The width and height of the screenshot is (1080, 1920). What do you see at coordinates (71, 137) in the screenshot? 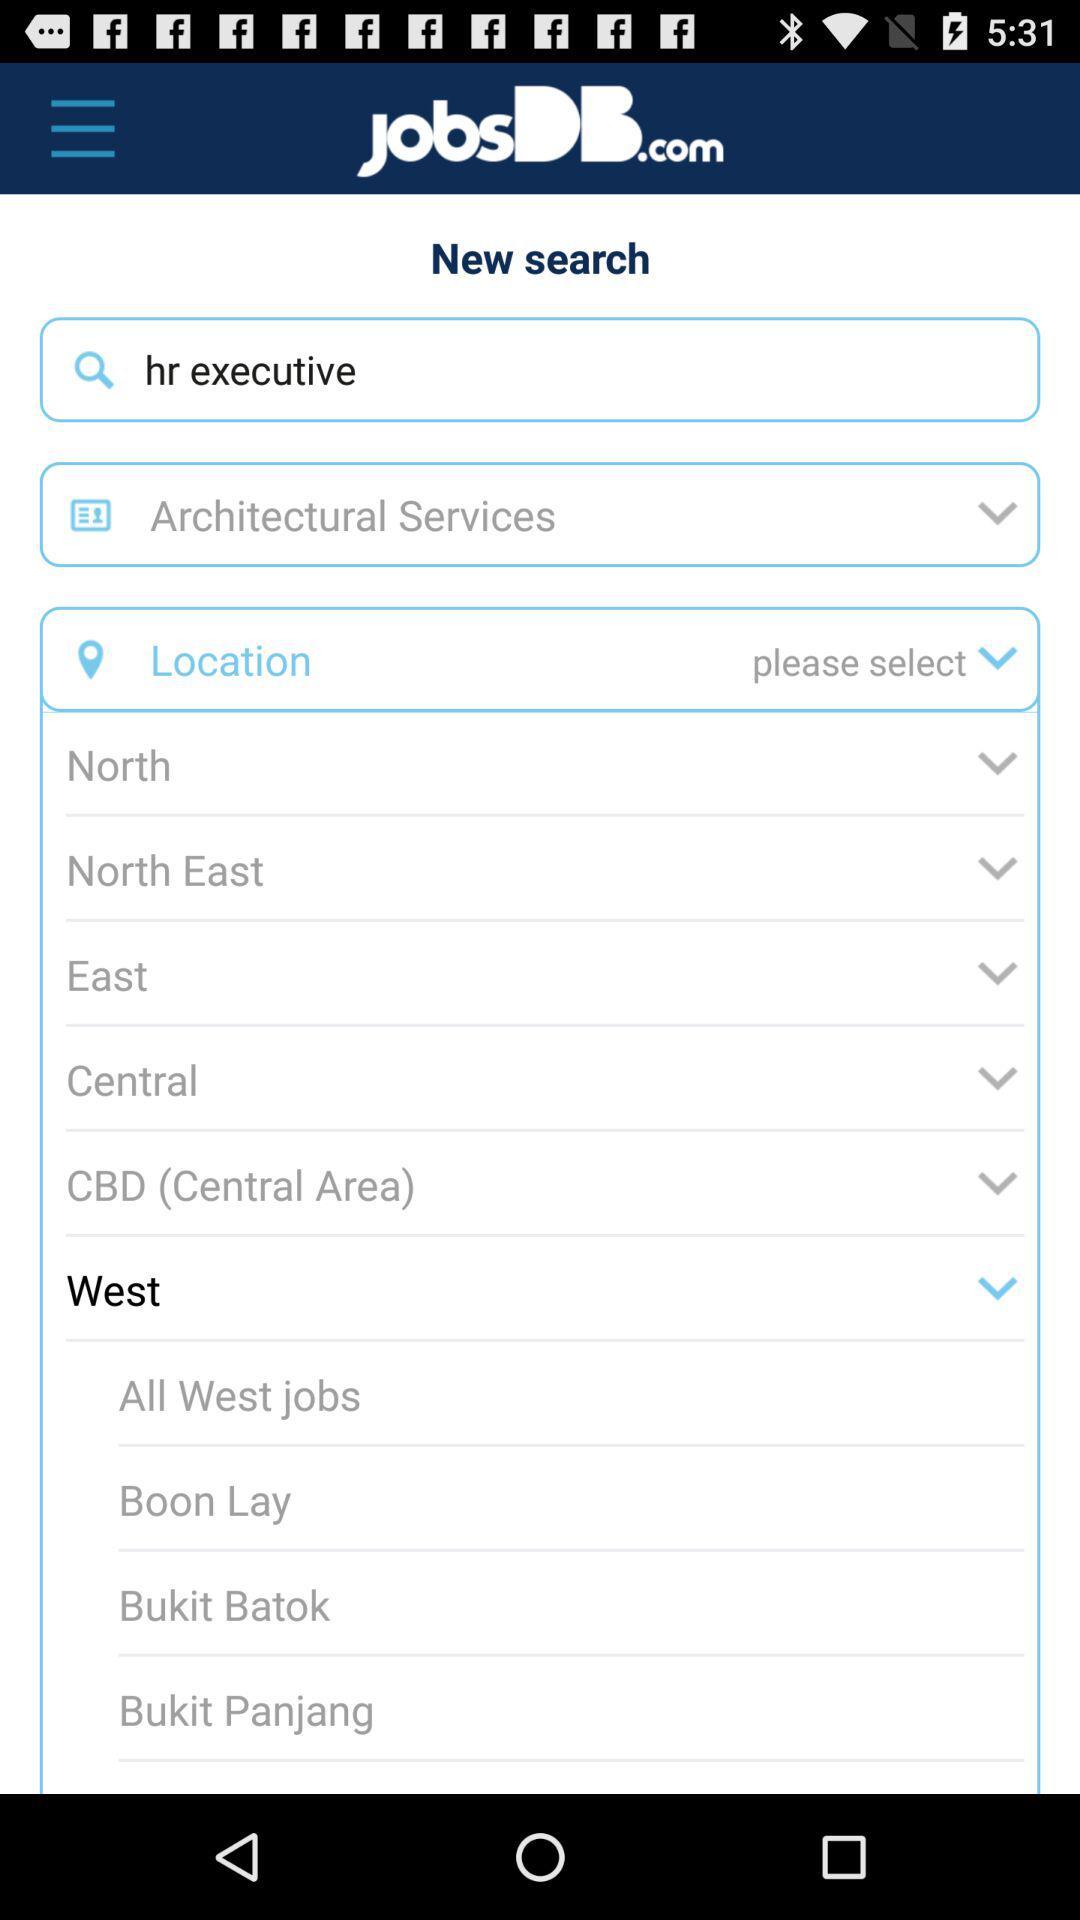
I see `the menu icon` at bounding box center [71, 137].